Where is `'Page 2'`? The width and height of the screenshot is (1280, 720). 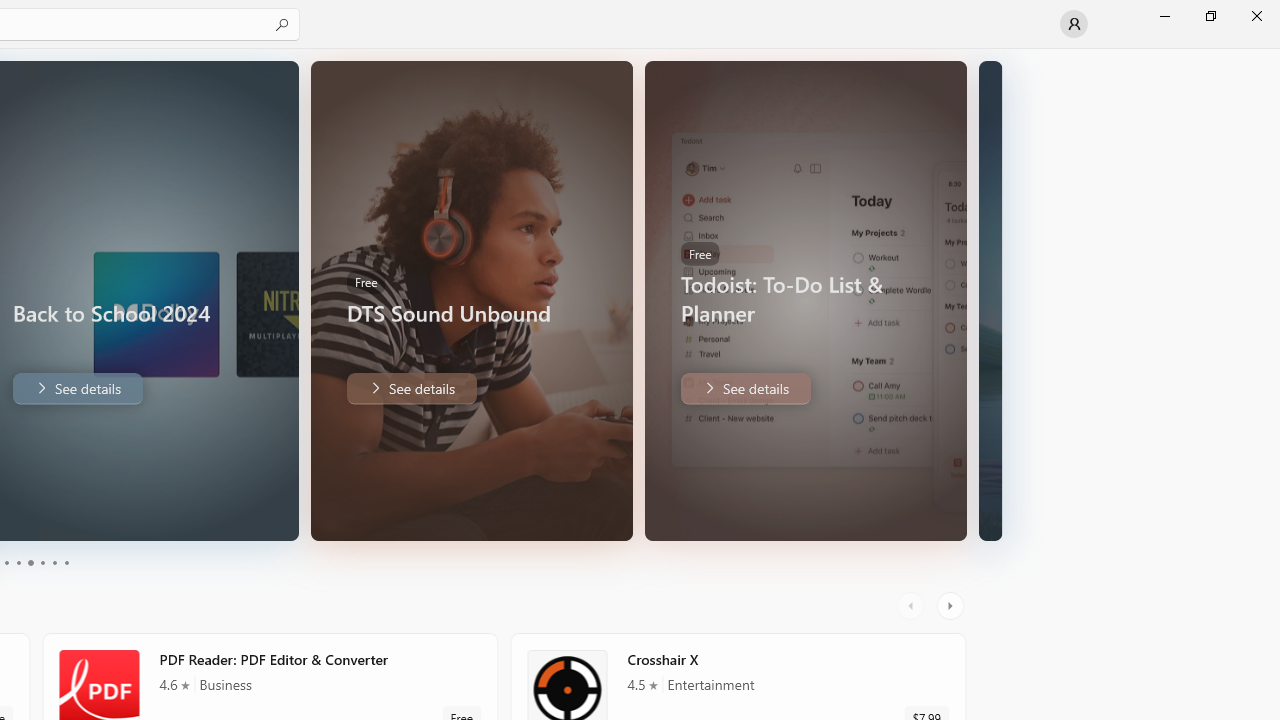 'Page 2' is located at coordinates (17, 563).